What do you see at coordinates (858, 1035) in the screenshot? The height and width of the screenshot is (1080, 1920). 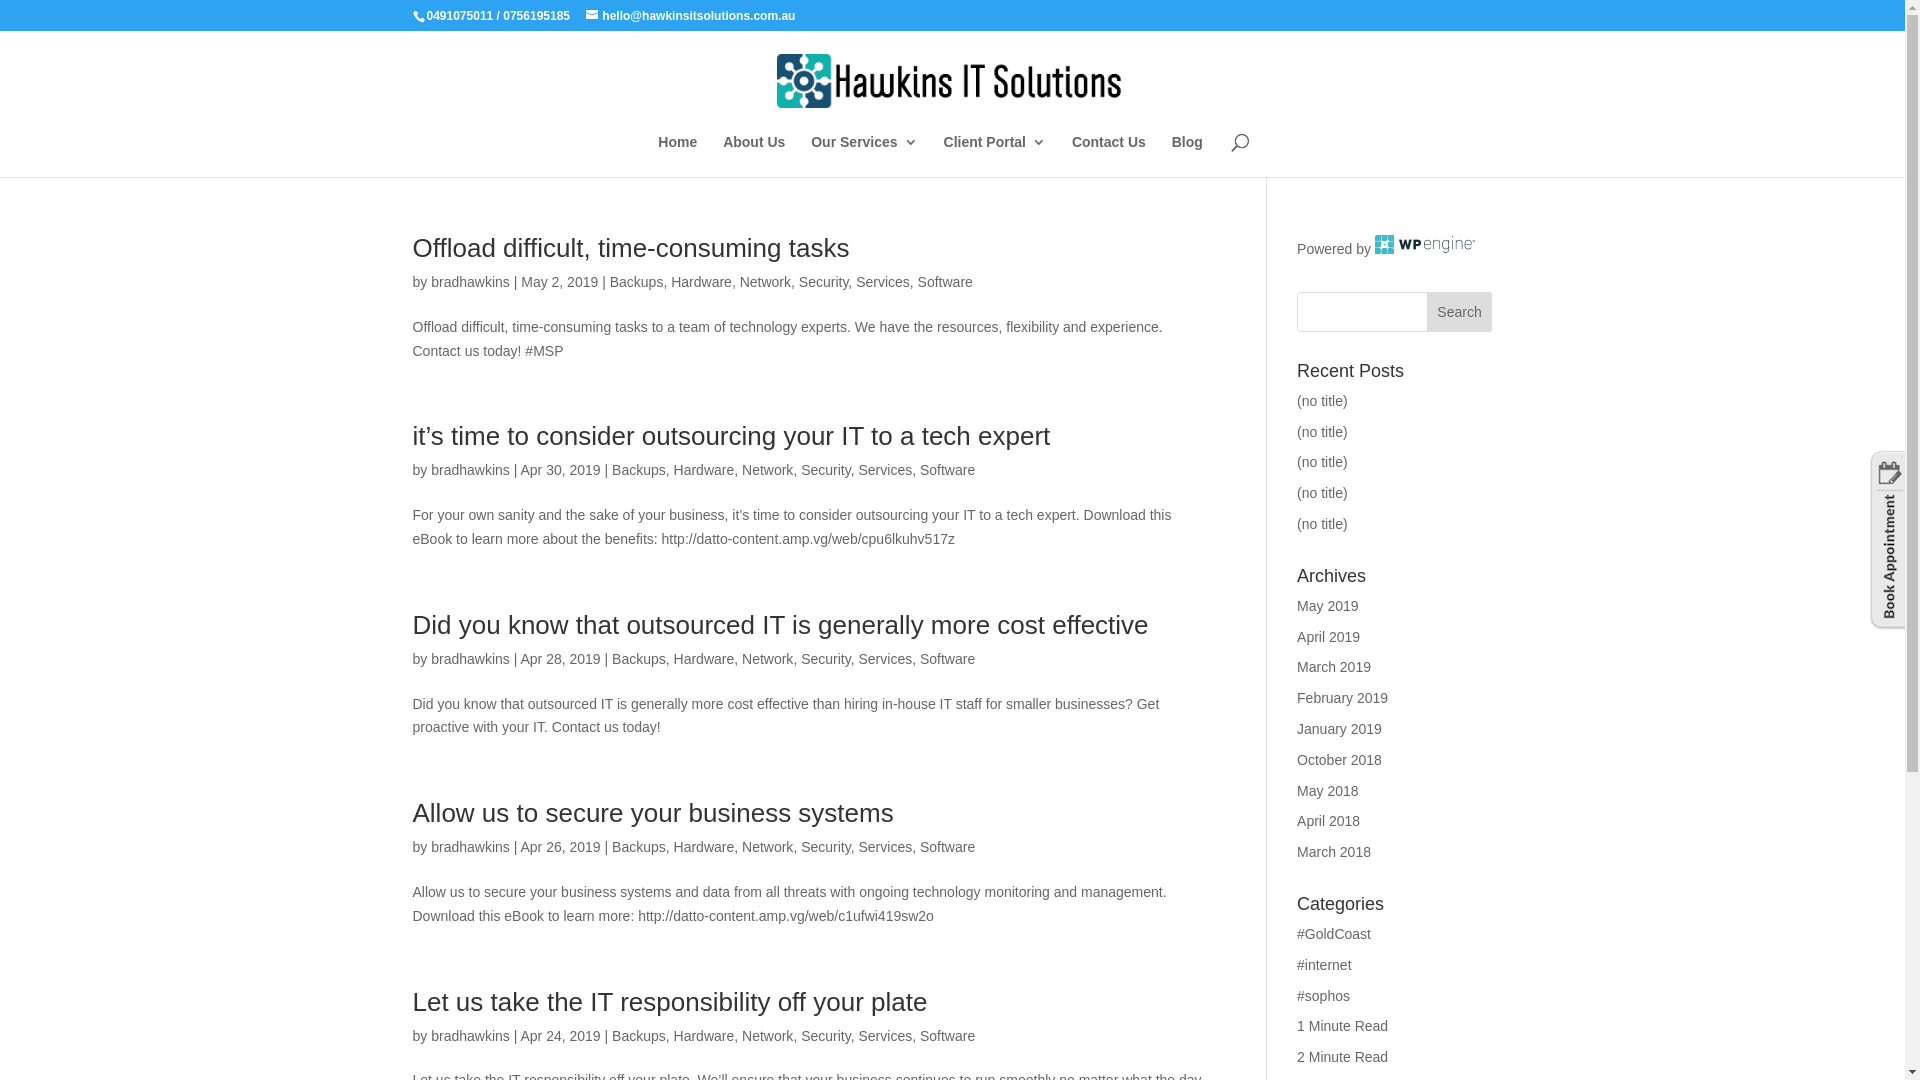 I see `'Services'` at bounding box center [858, 1035].